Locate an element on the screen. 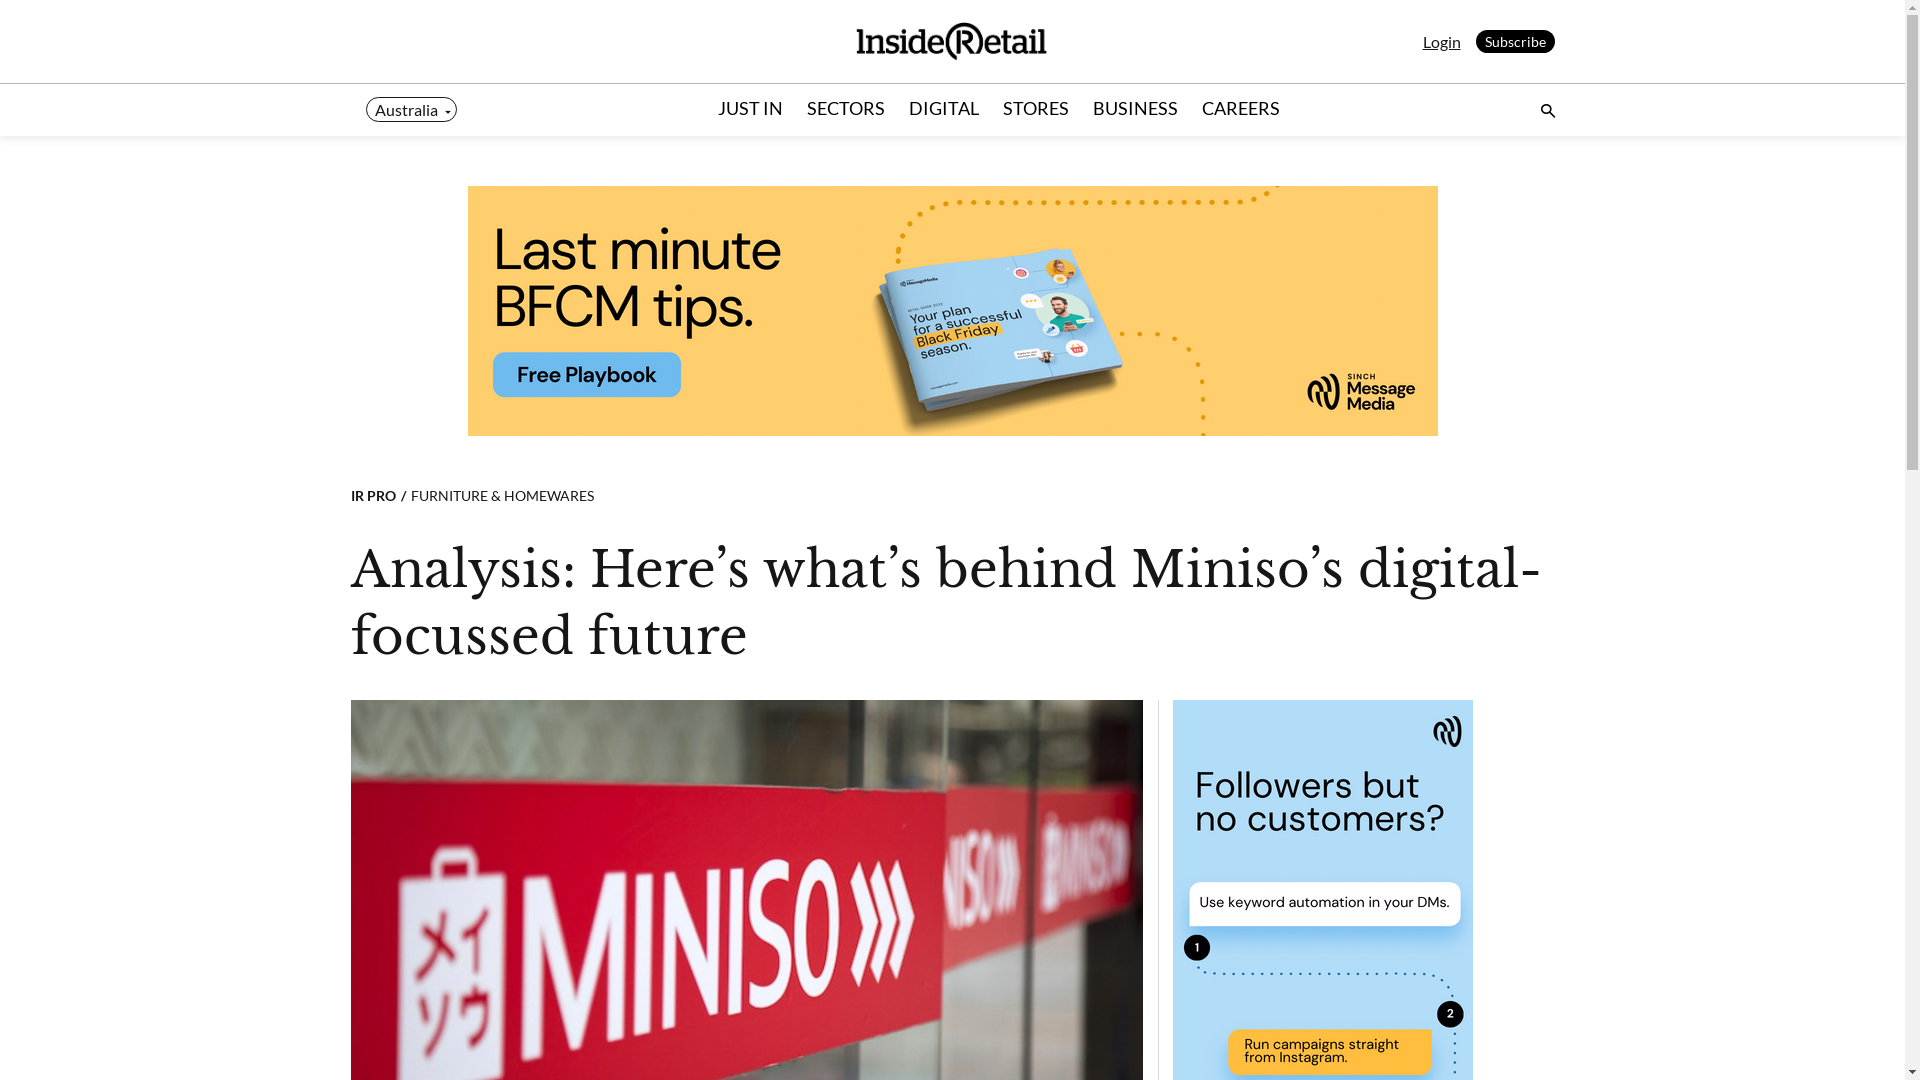 The width and height of the screenshot is (1920, 1080). 'Australia' is located at coordinates (410, 109).